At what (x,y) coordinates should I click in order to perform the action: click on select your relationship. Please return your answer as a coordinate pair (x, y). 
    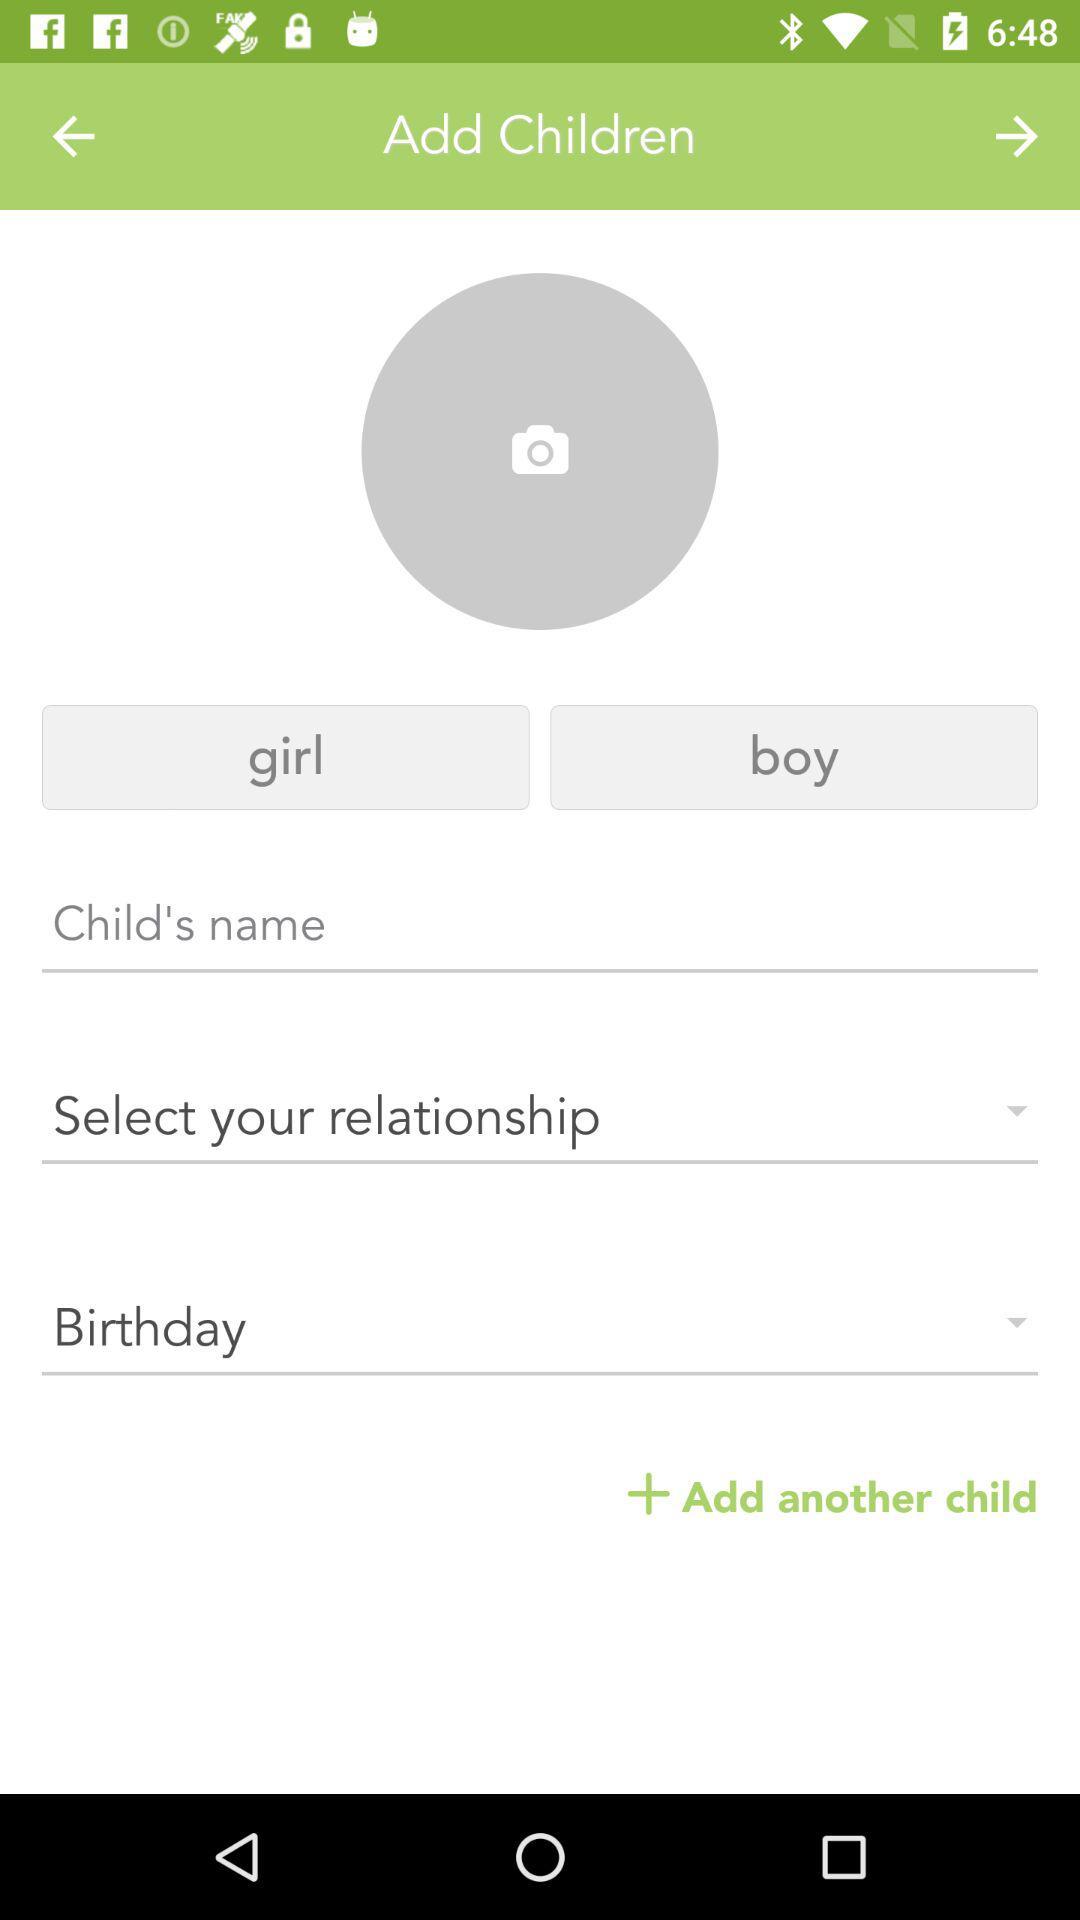
    Looking at the image, I should click on (540, 1116).